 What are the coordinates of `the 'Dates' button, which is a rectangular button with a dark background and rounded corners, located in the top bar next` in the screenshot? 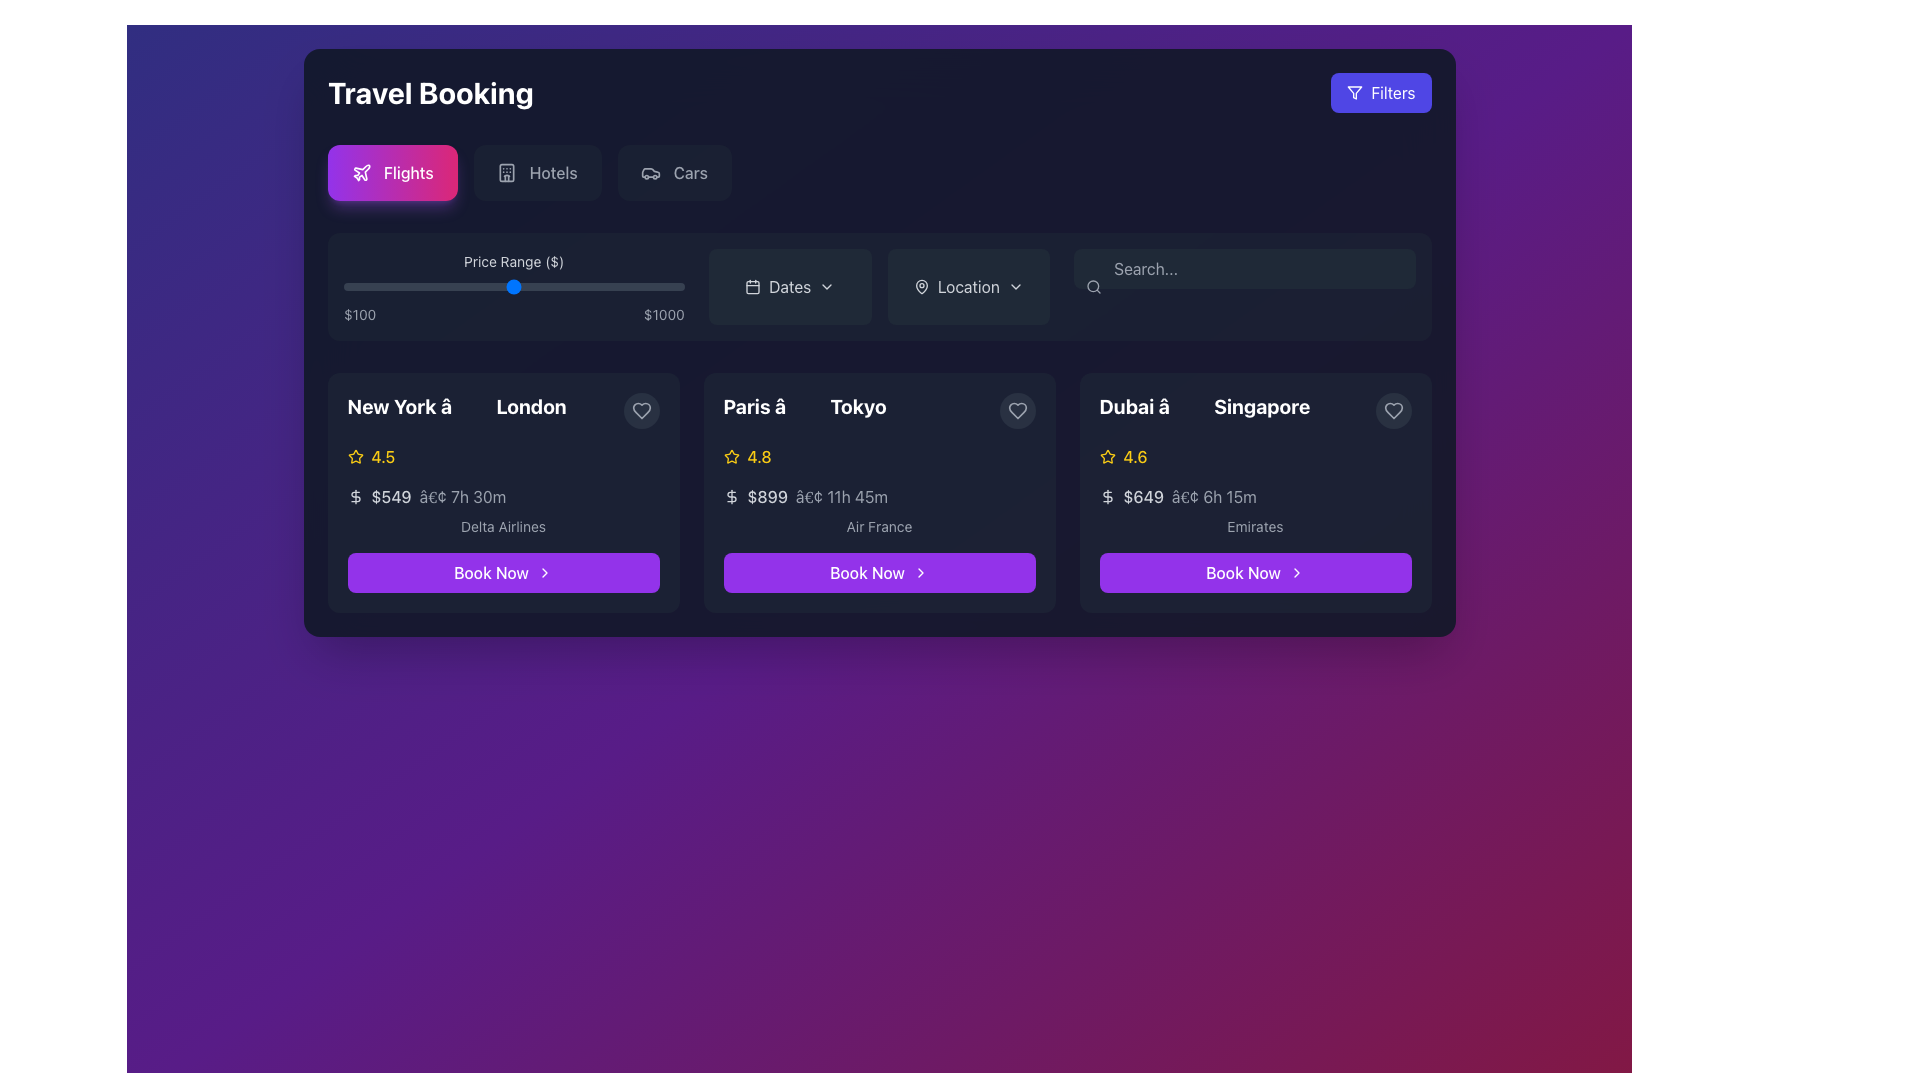 It's located at (789, 286).